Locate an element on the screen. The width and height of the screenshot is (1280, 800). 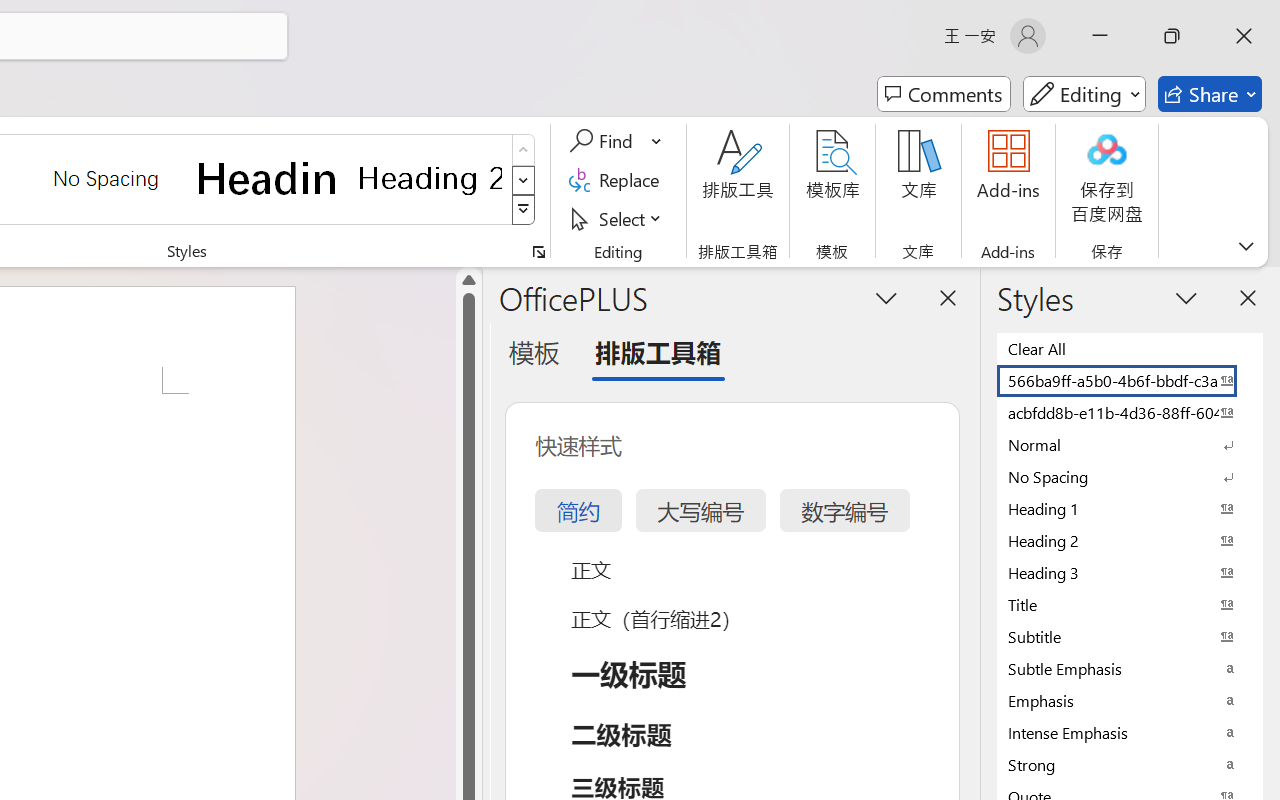
'Clear All' is located at coordinates (1130, 348).